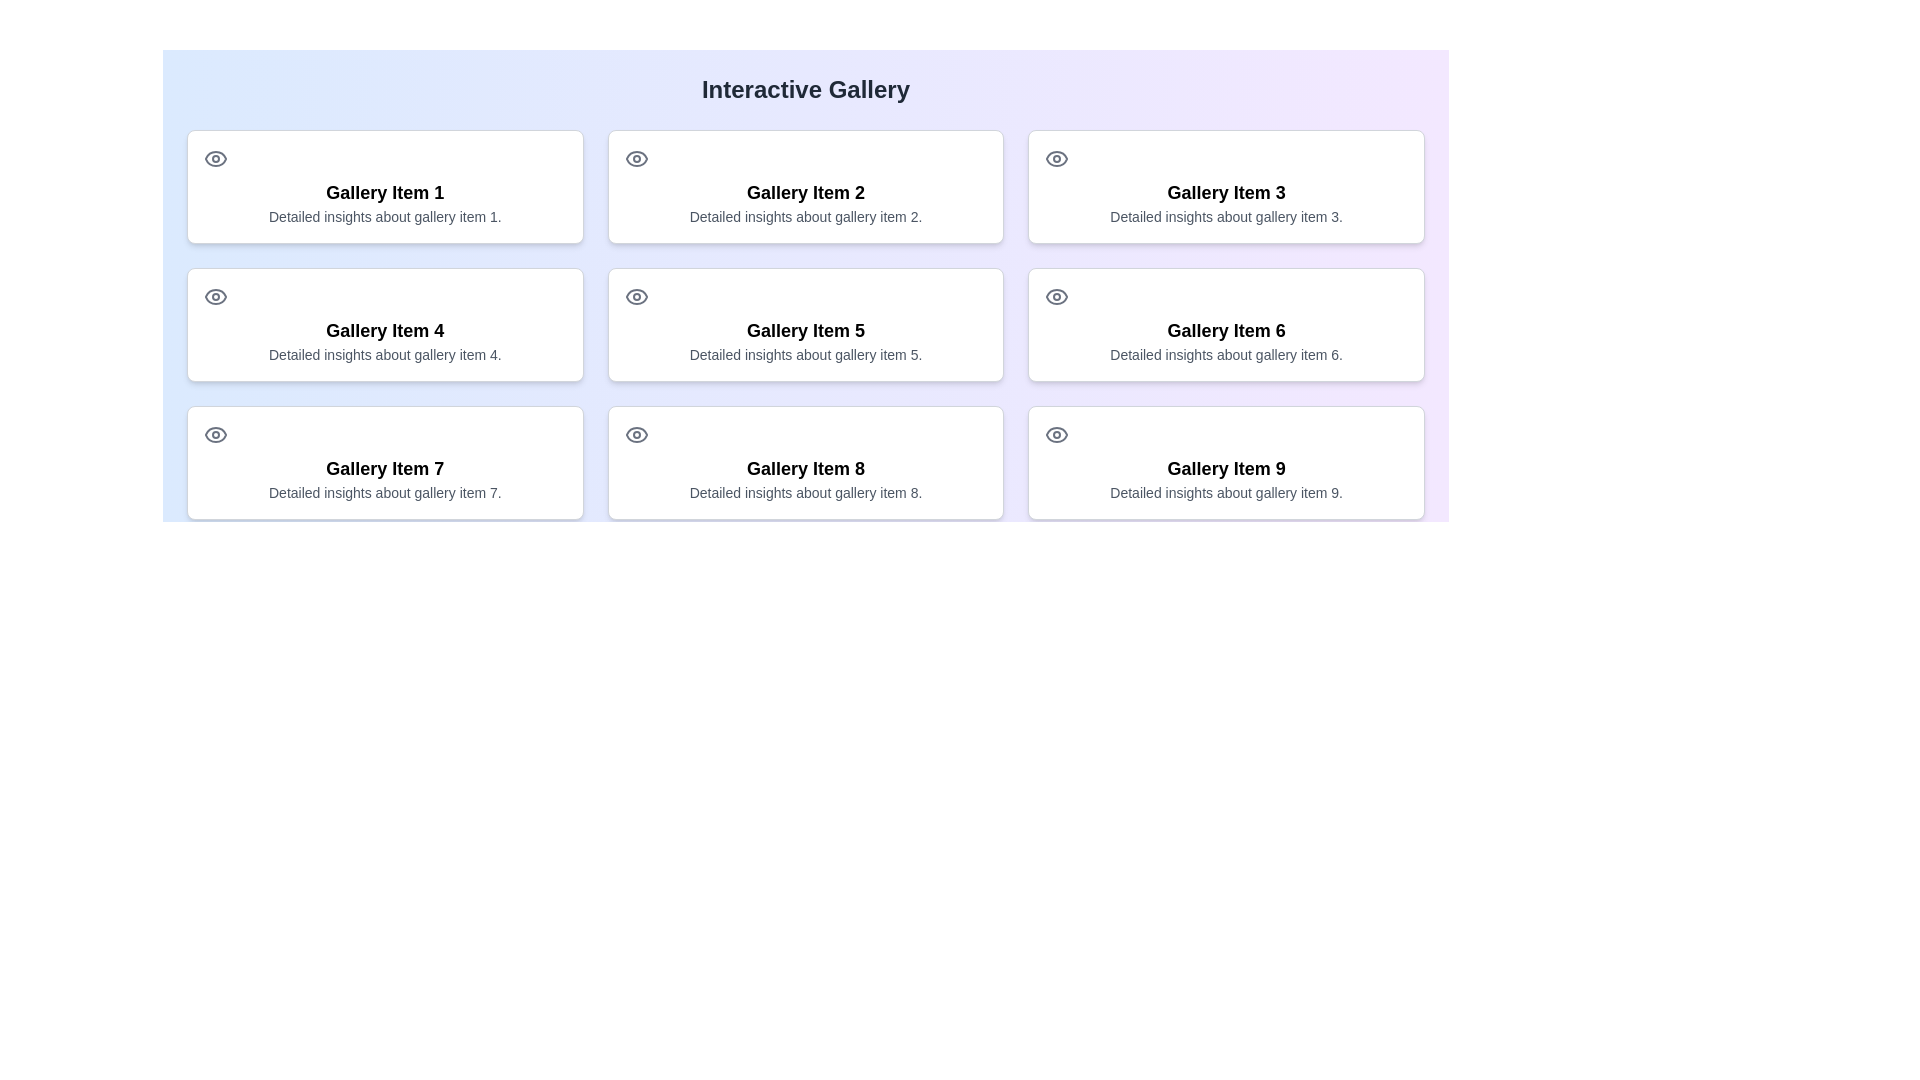 Image resolution: width=1920 pixels, height=1080 pixels. I want to click on the tile labeled 'Gallery Item 8' which has an eye icon on the left and bold text centered above a smaller gray description, so click(806, 462).